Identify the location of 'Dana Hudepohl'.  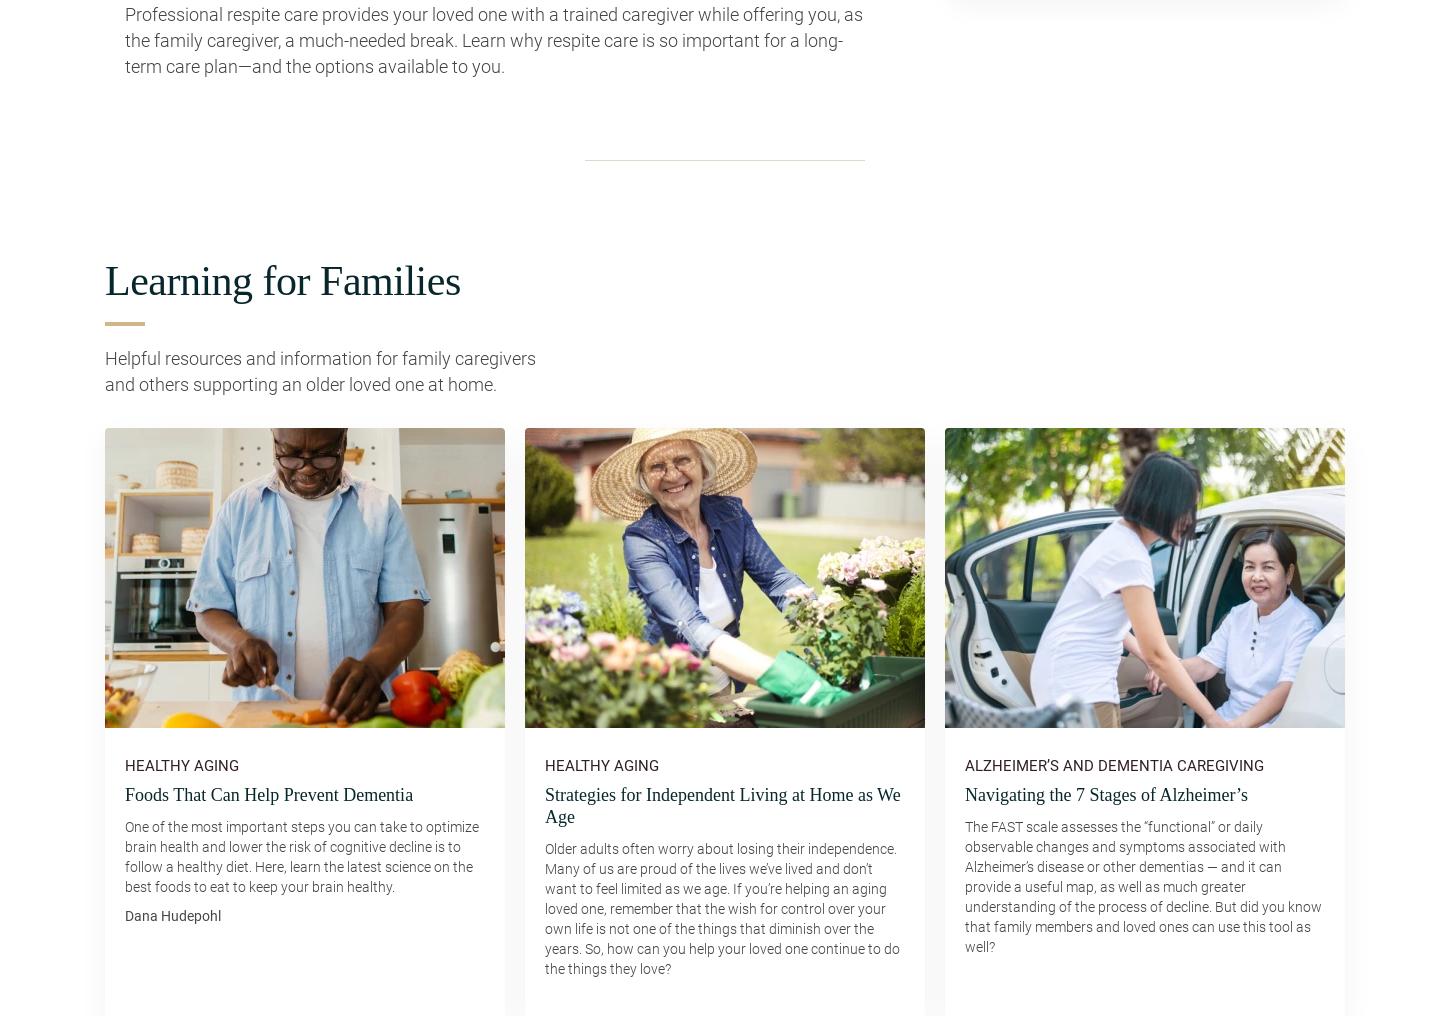
(171, 915).